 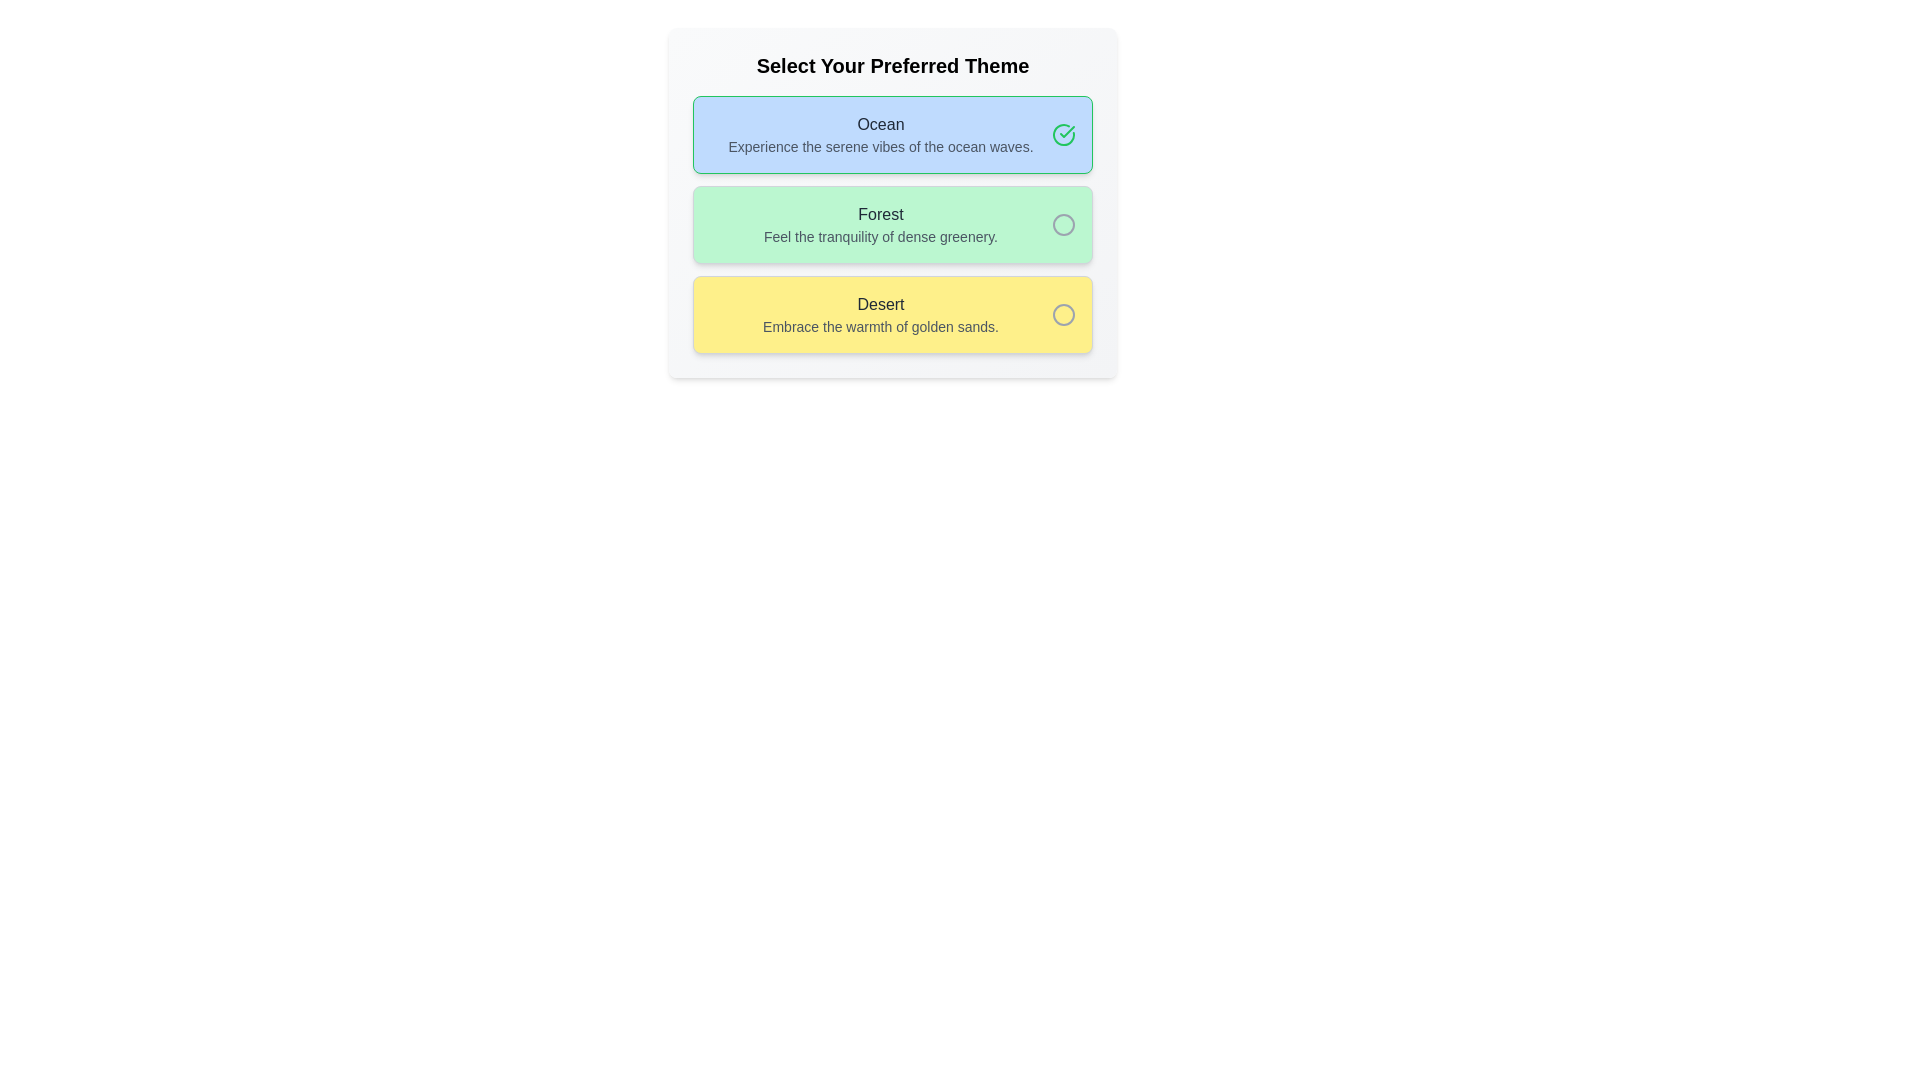 I want to click on the 'Forest' theme label, the second selectable theme option in a vertically stacked list, located between 'Ocean' and 'Desert', so click(x=880, y=215).